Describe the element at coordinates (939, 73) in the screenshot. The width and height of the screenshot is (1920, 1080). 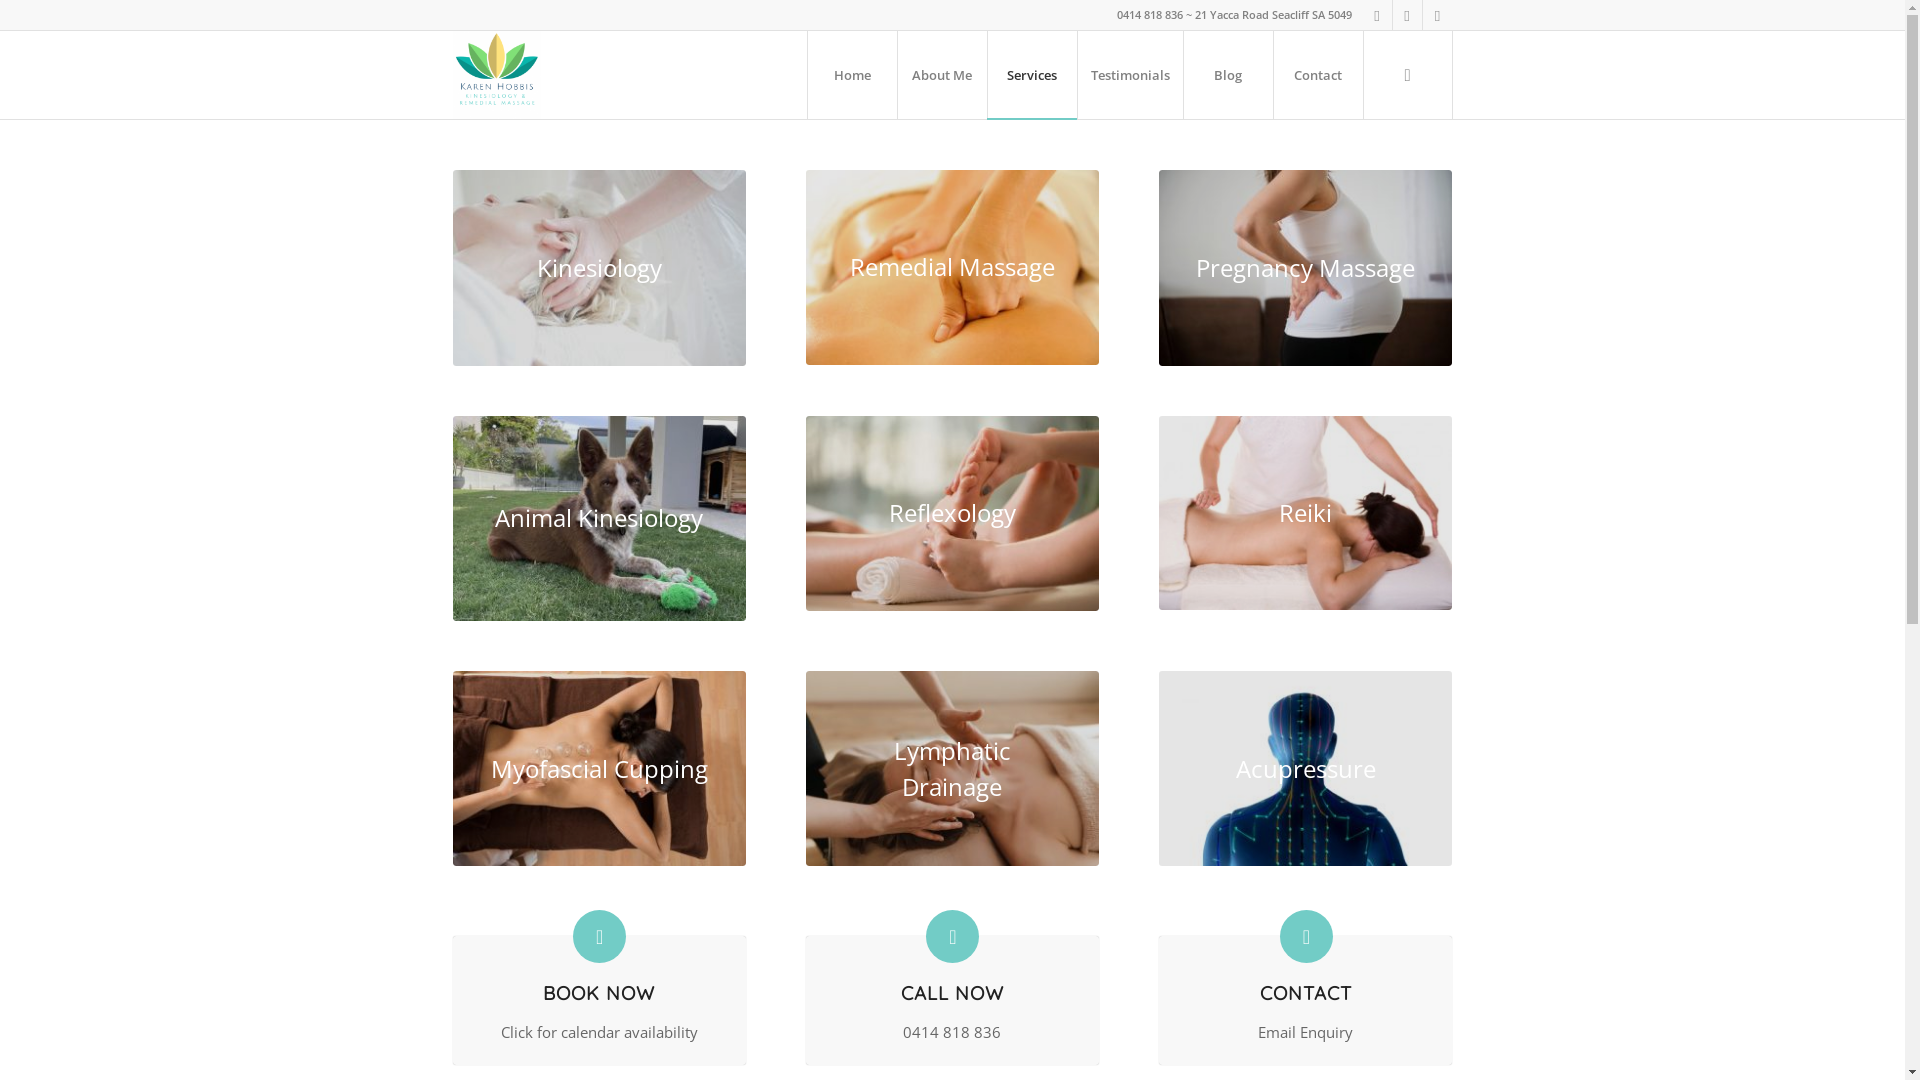
I see `'About Me'` at that location.